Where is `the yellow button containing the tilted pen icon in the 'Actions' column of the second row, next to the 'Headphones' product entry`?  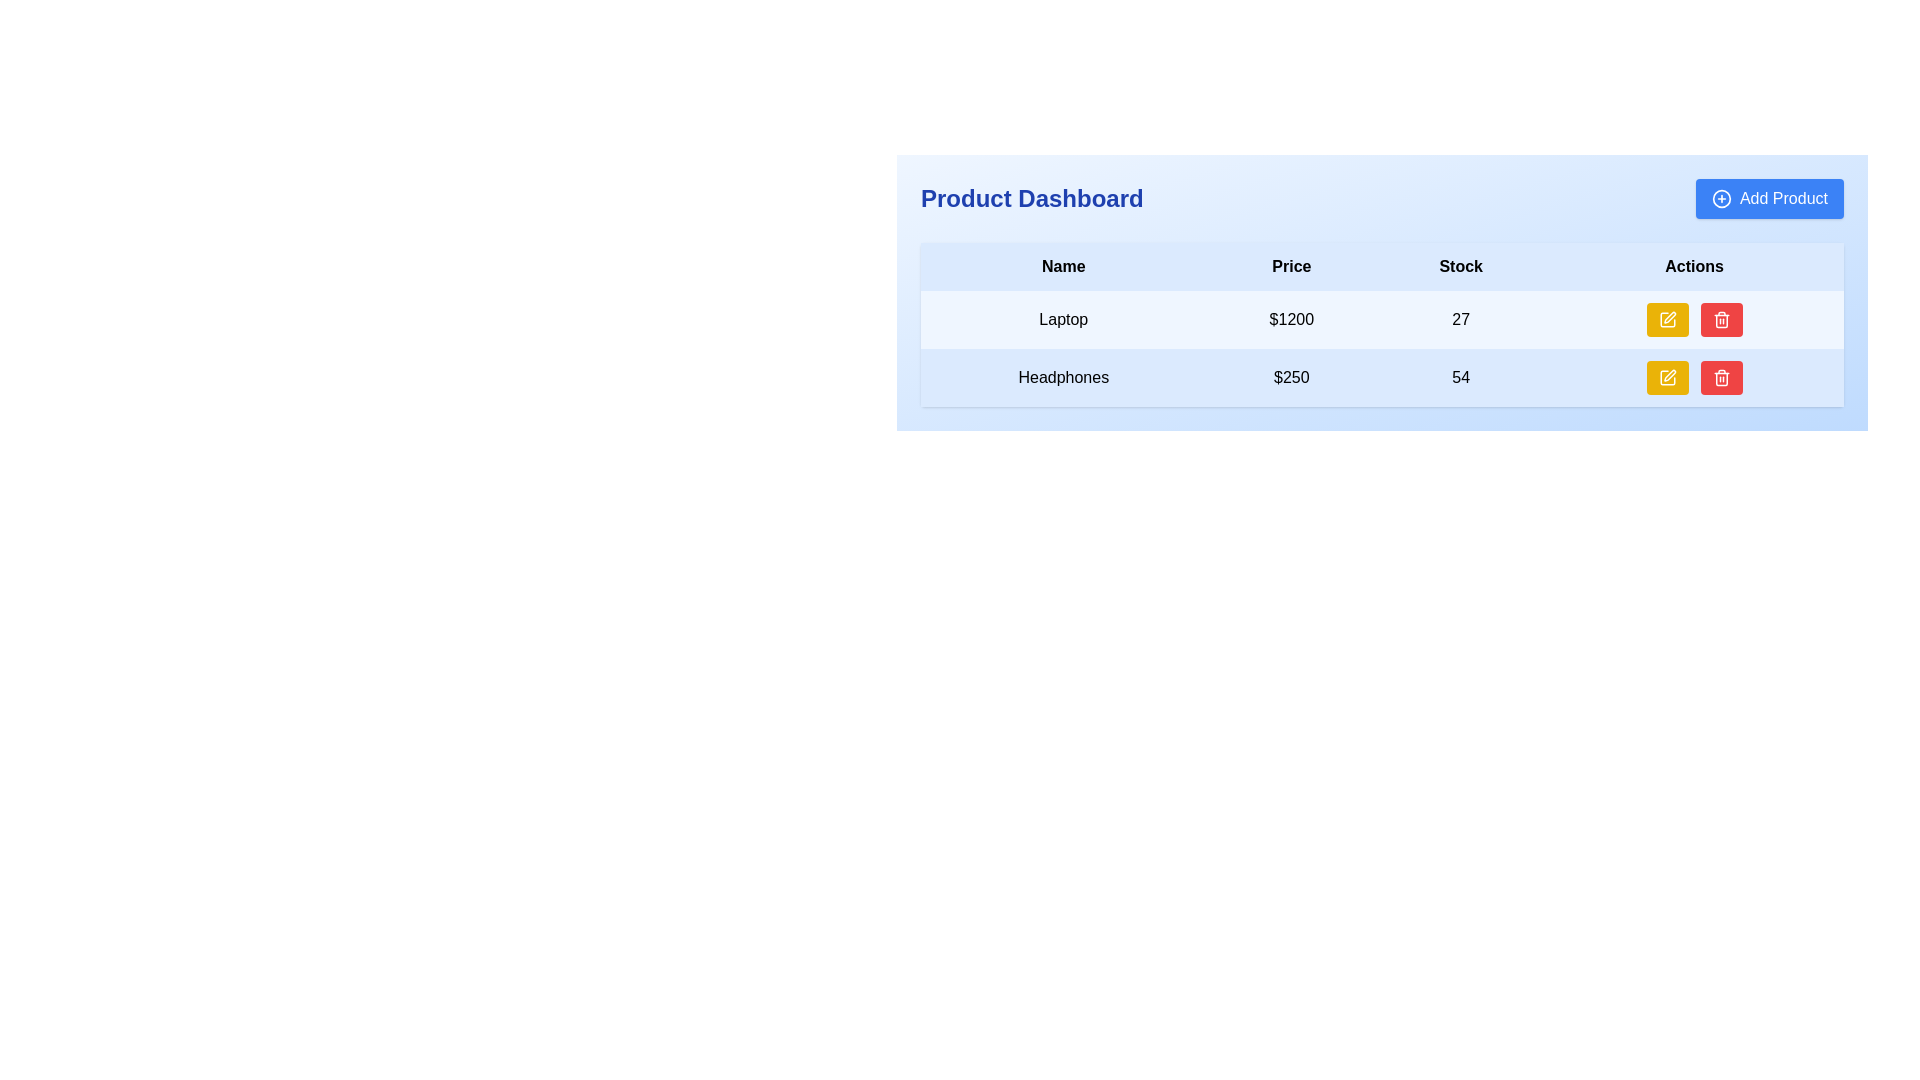 the yellow button containing the tilted pen icon in the 'Actions' column of the second row, next to the 'Headphones' product entry is located at coordinates (1669, 316).